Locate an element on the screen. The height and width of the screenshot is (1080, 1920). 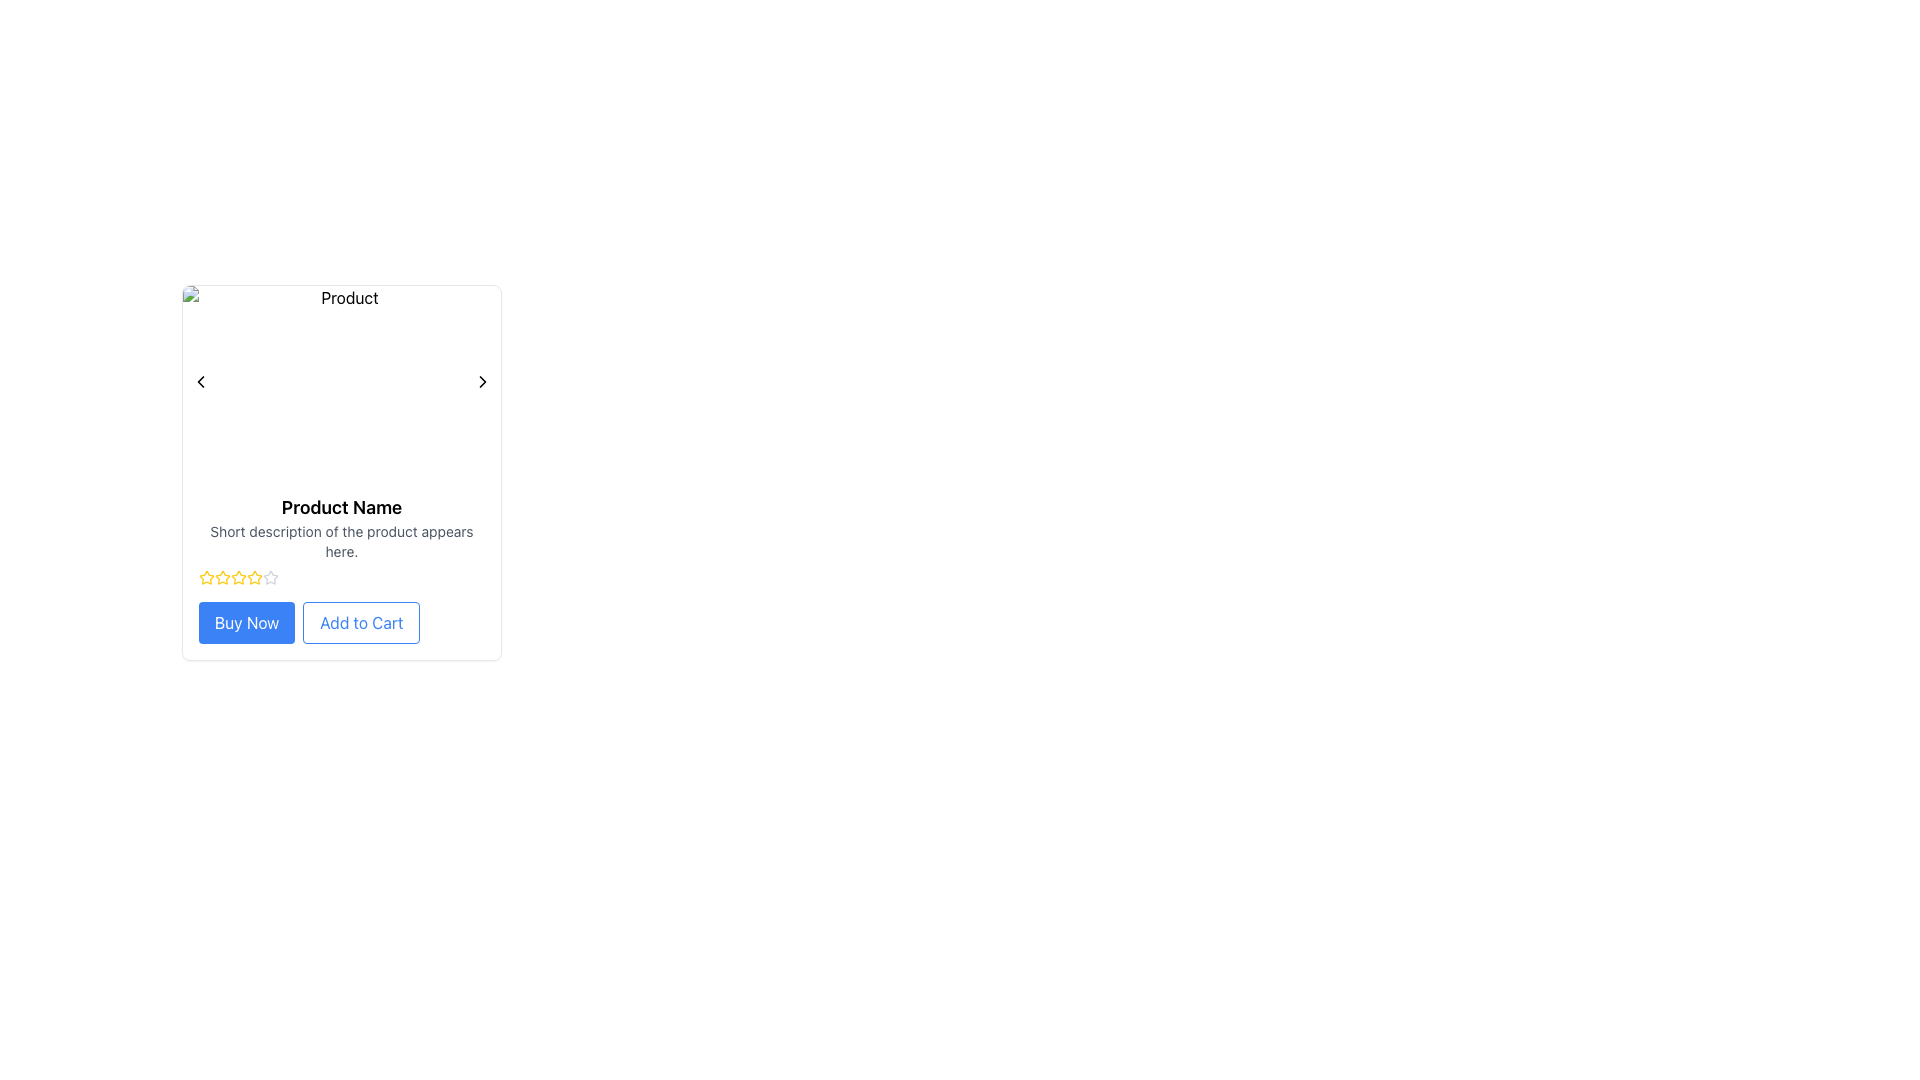
the second star-shaped yellow icon in the rating component to change the rating is located at coordinates (239, 577).